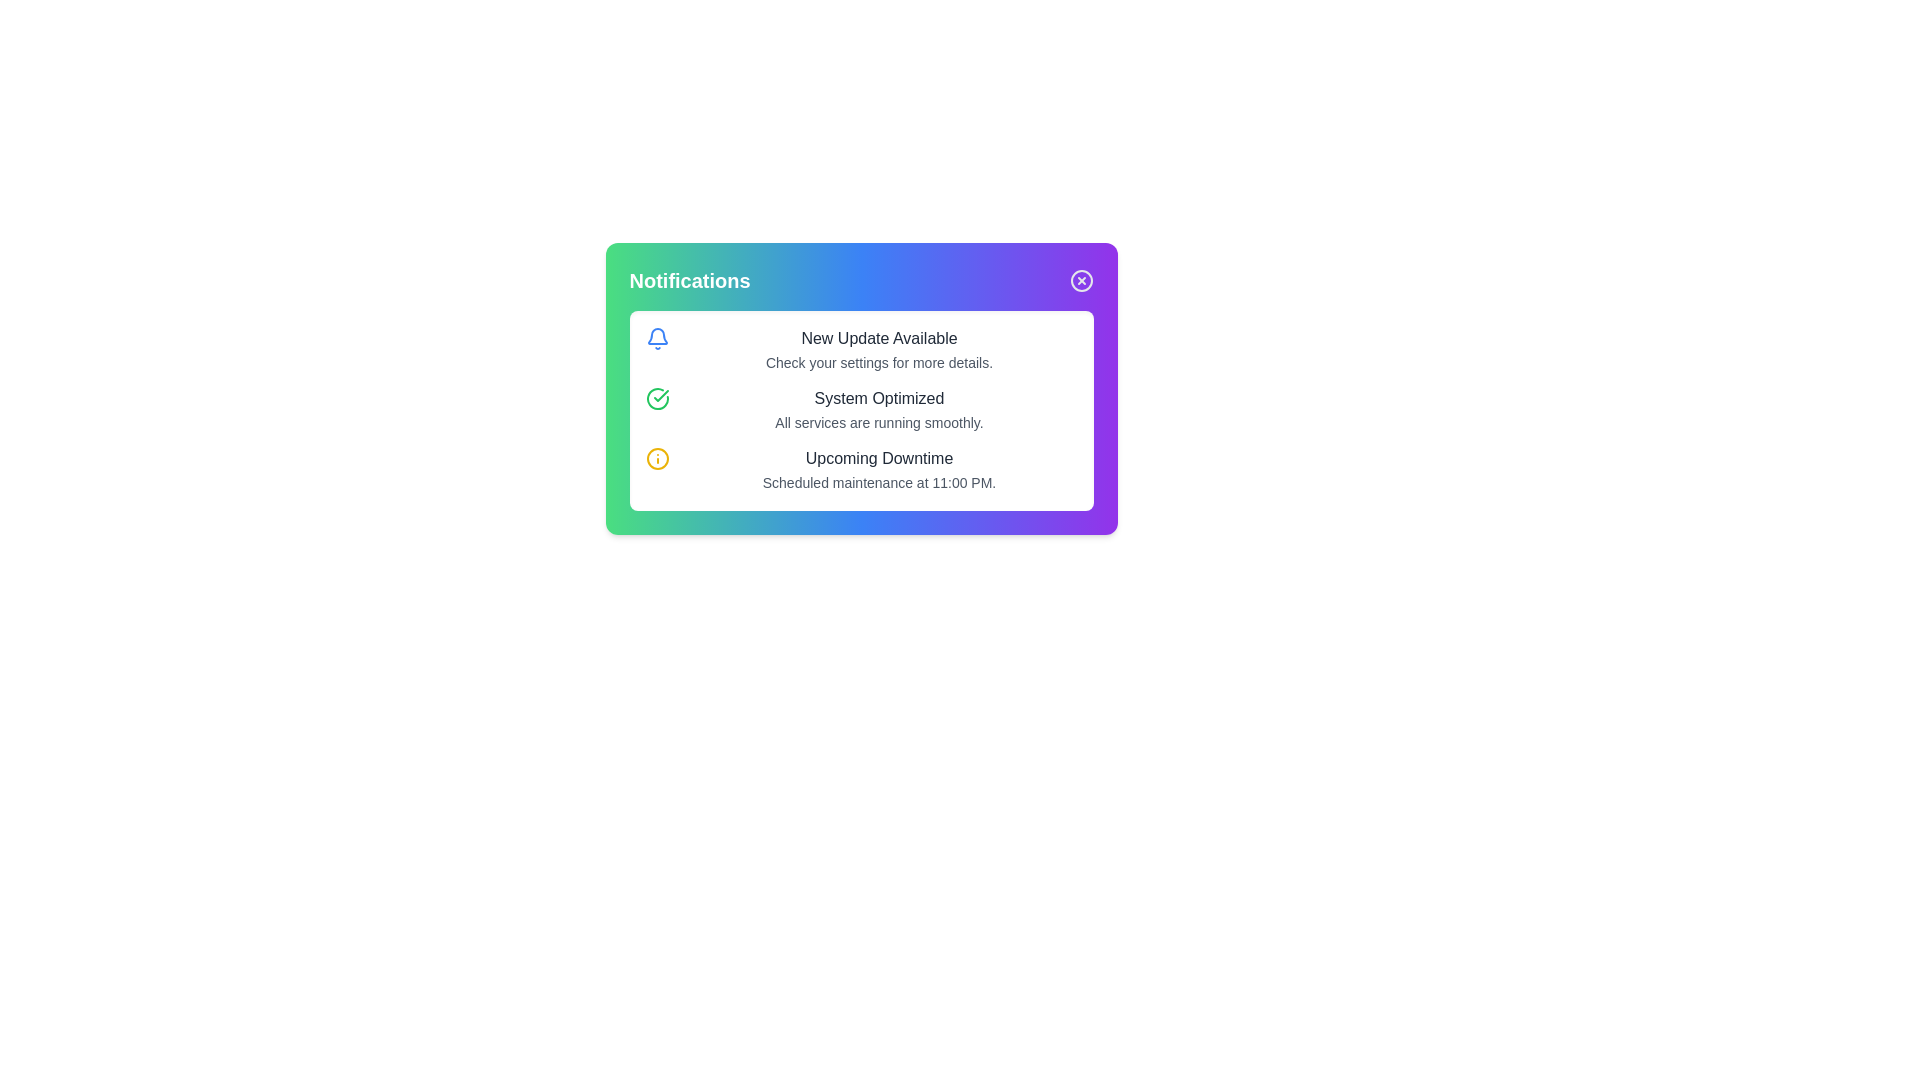 This screenshot has width=1920, height=1080. What do you see at coordinates (861, 410) in the screenshot?
I see `the informational notification card that indicates all services are functioning as expected, which is the second item in a vertical list of notifications` at bounding box center [861, 410].